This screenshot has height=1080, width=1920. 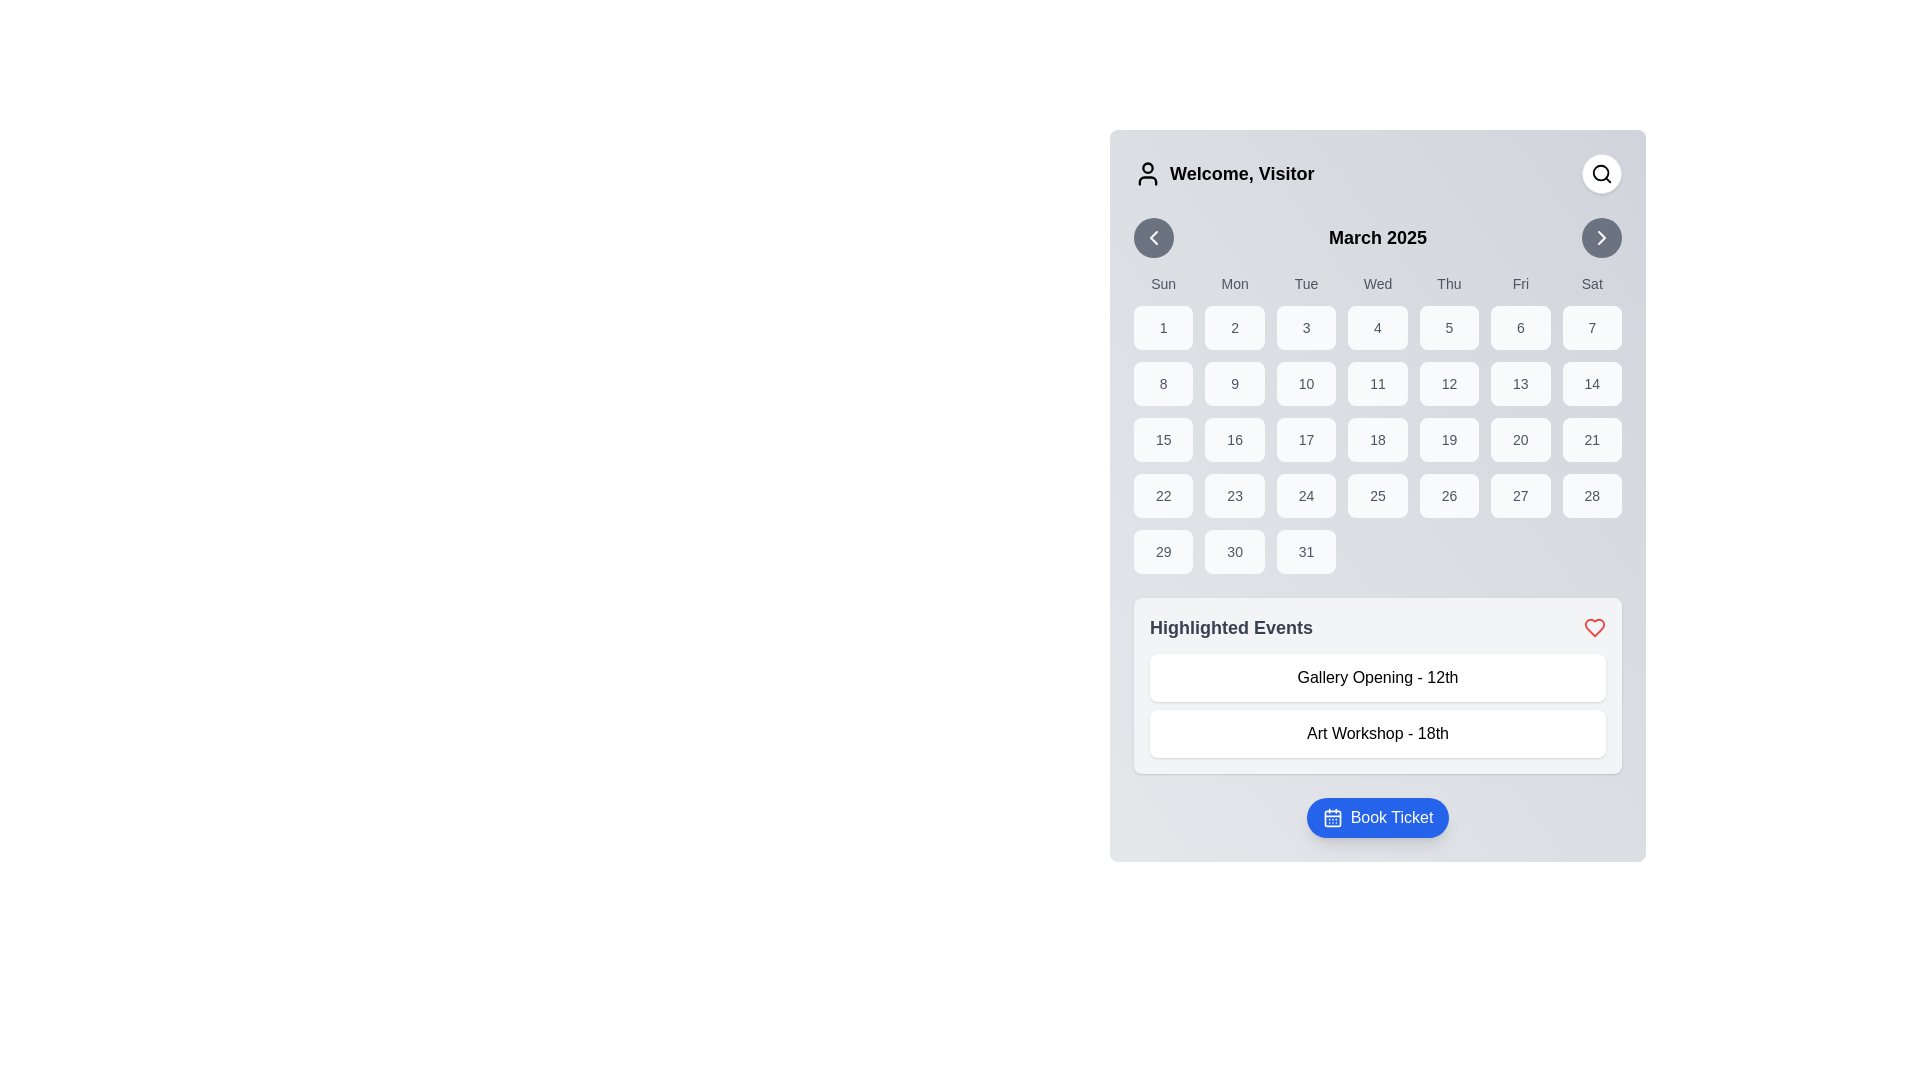 What do you see at coordinates (1163, 495) in the screenshot?
I see `the button representing the 22nd day in the calendar grid` at bounding box center [1163, 495].